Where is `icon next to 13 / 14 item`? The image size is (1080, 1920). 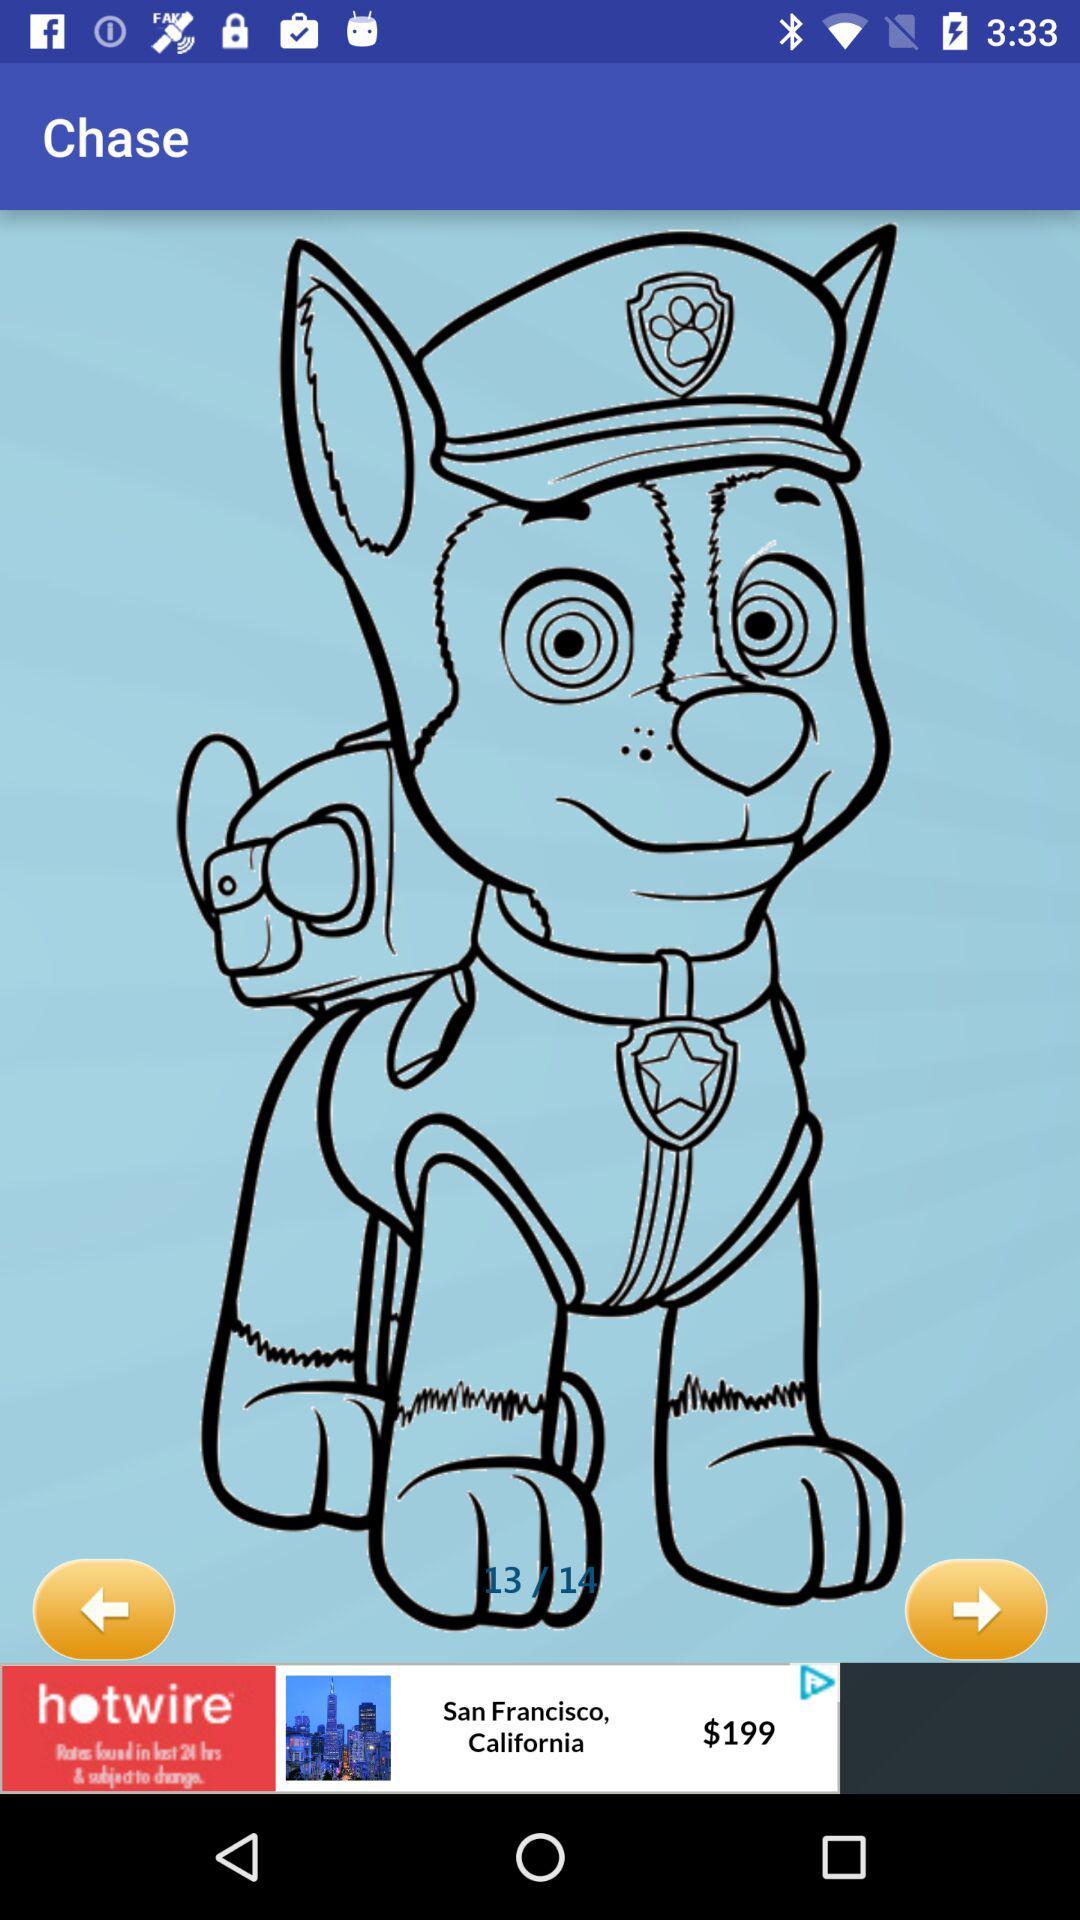 icon next to 13 / 14 item is located at coordinates (975, 1610).